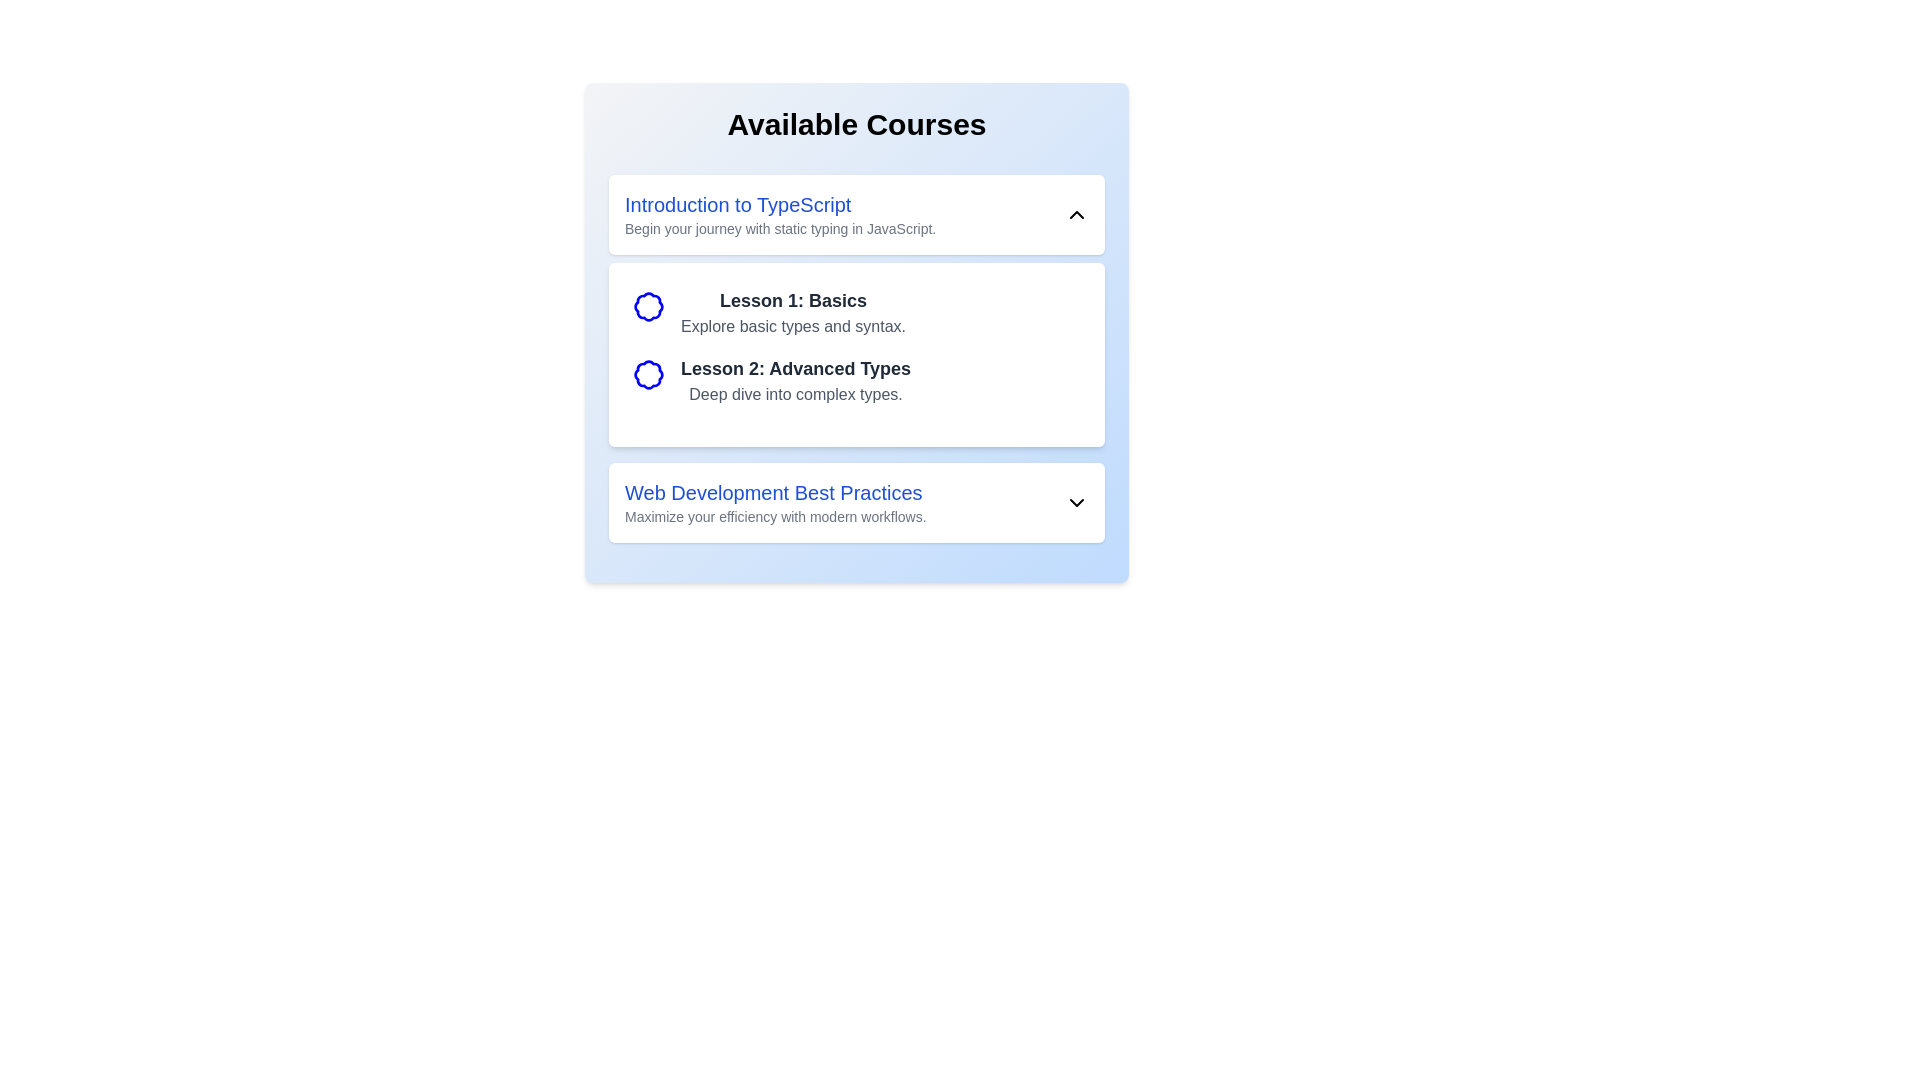 The image size is (1920, 1080). What do you see at coordinates (795, 381) in the screenshot?
I see `details of the Text block displaying the title and subtitle for the course lesson, located under 'Lesson 1: Basics' and above 'Web Development Best Practices'` at bounding box center [795, 381].